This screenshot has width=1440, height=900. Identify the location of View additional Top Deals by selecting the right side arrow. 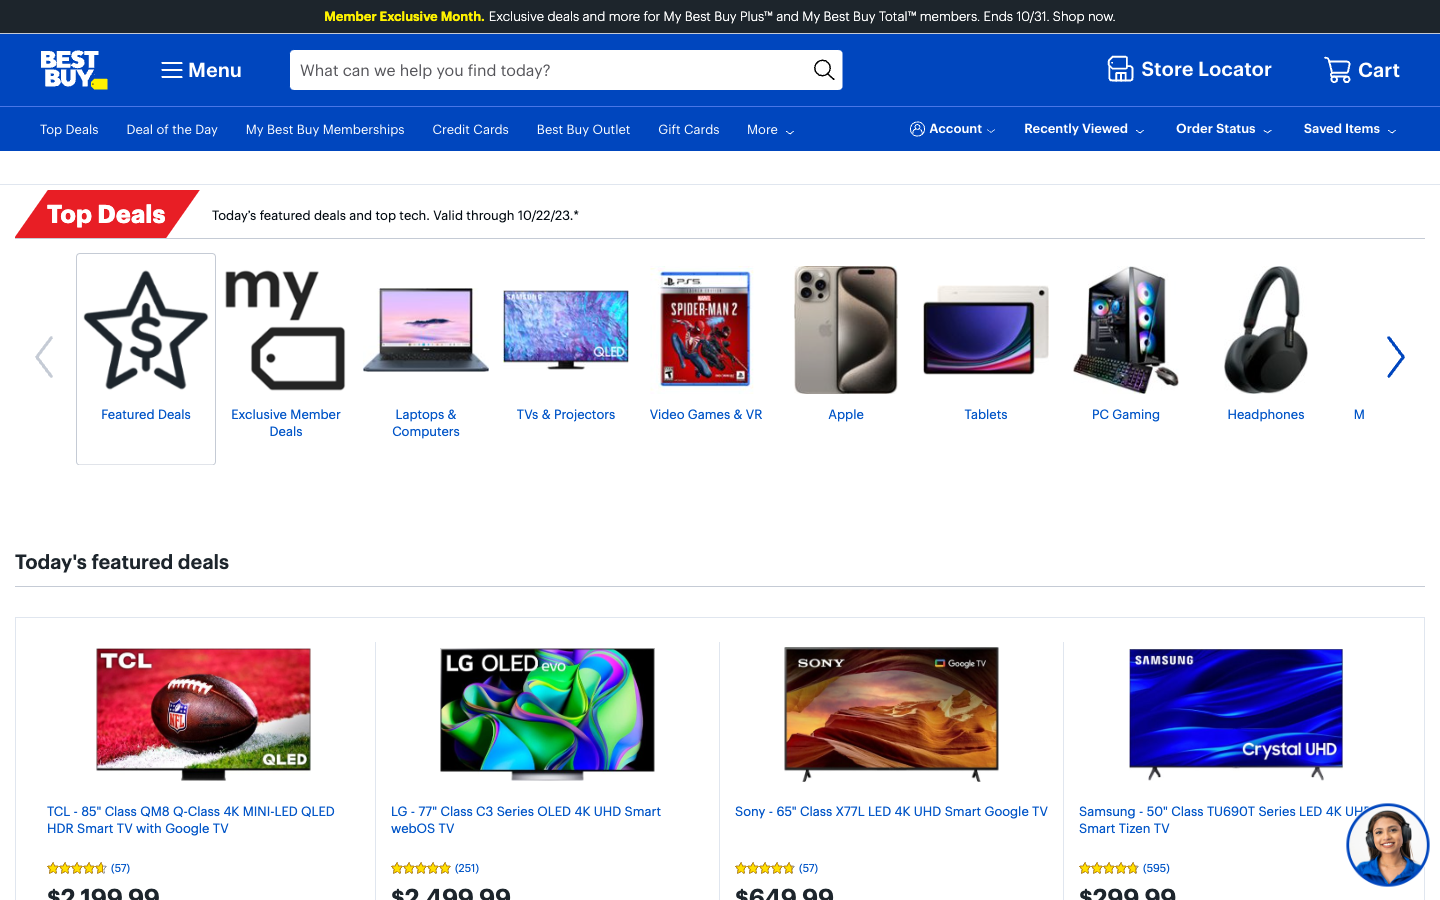
(1395, 359).